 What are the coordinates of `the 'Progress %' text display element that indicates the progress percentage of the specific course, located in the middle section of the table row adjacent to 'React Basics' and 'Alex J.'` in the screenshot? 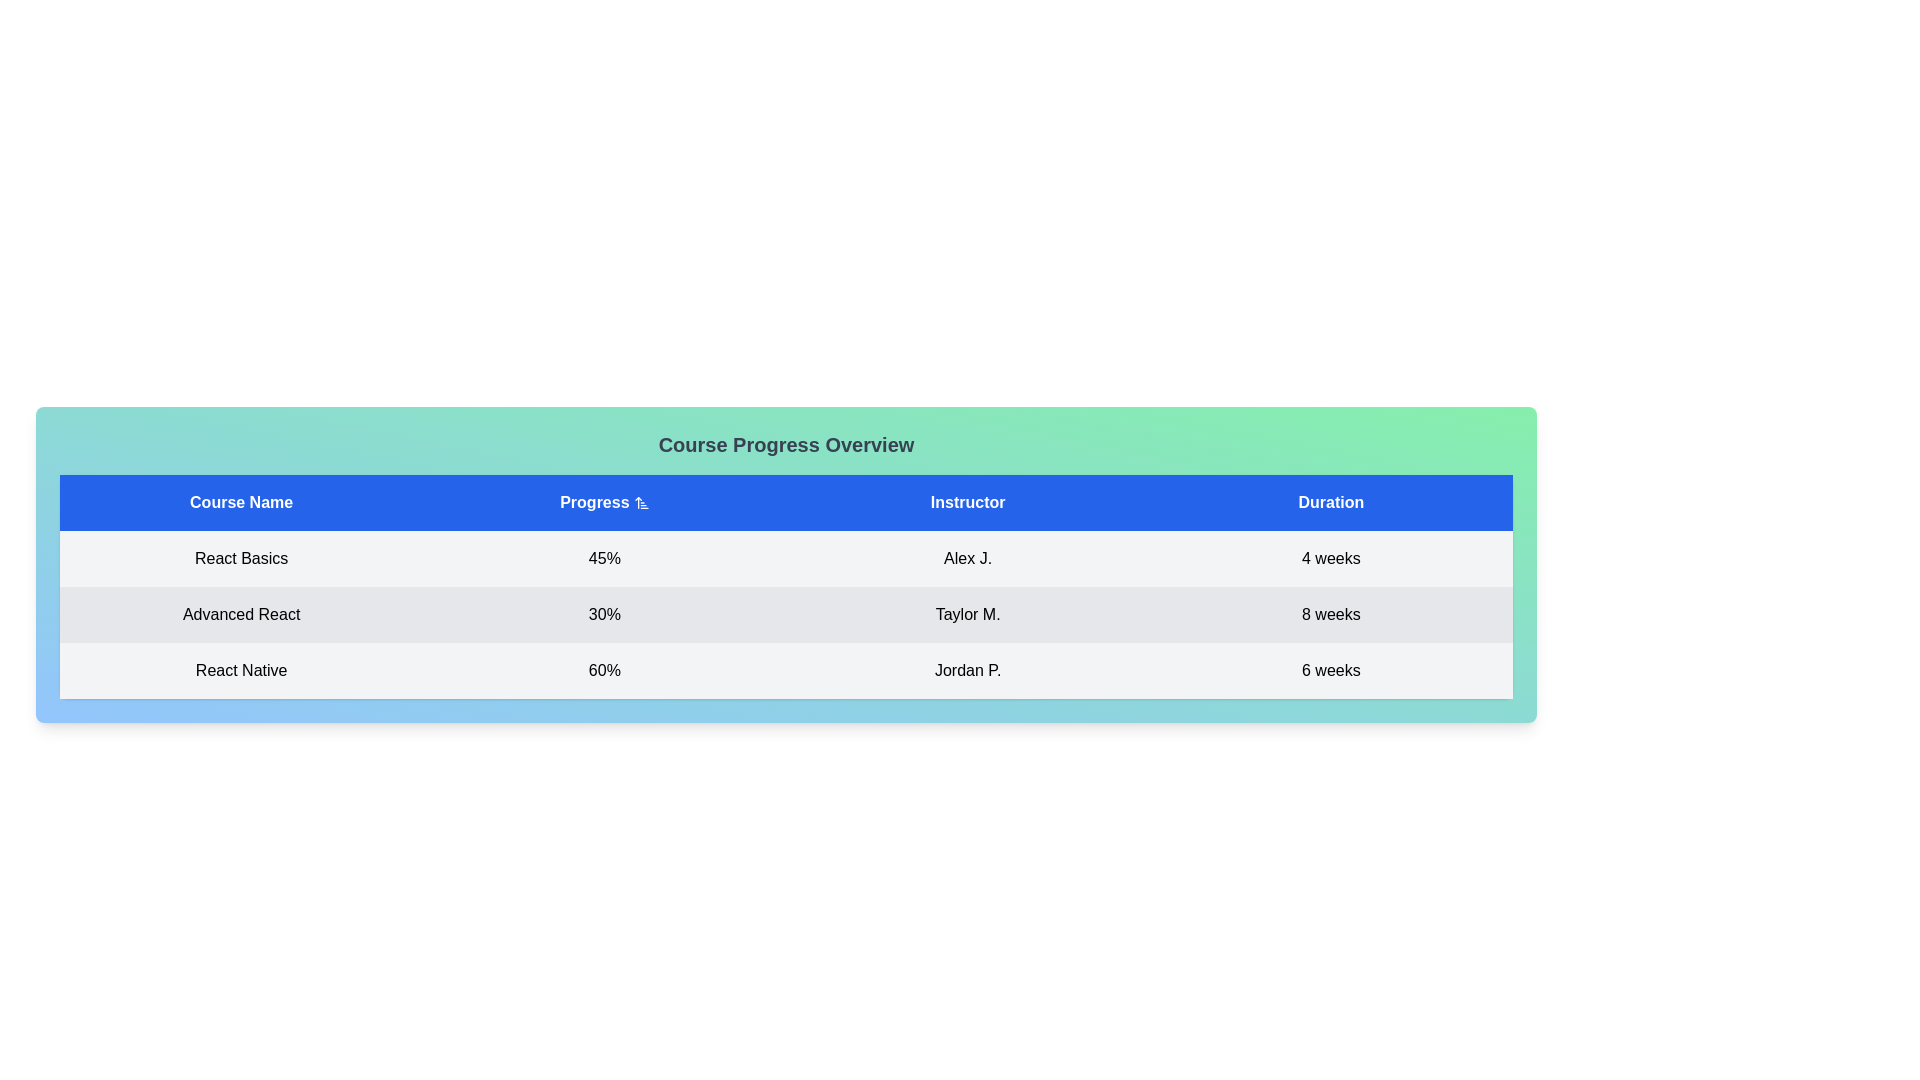 It's located at (603, 559).